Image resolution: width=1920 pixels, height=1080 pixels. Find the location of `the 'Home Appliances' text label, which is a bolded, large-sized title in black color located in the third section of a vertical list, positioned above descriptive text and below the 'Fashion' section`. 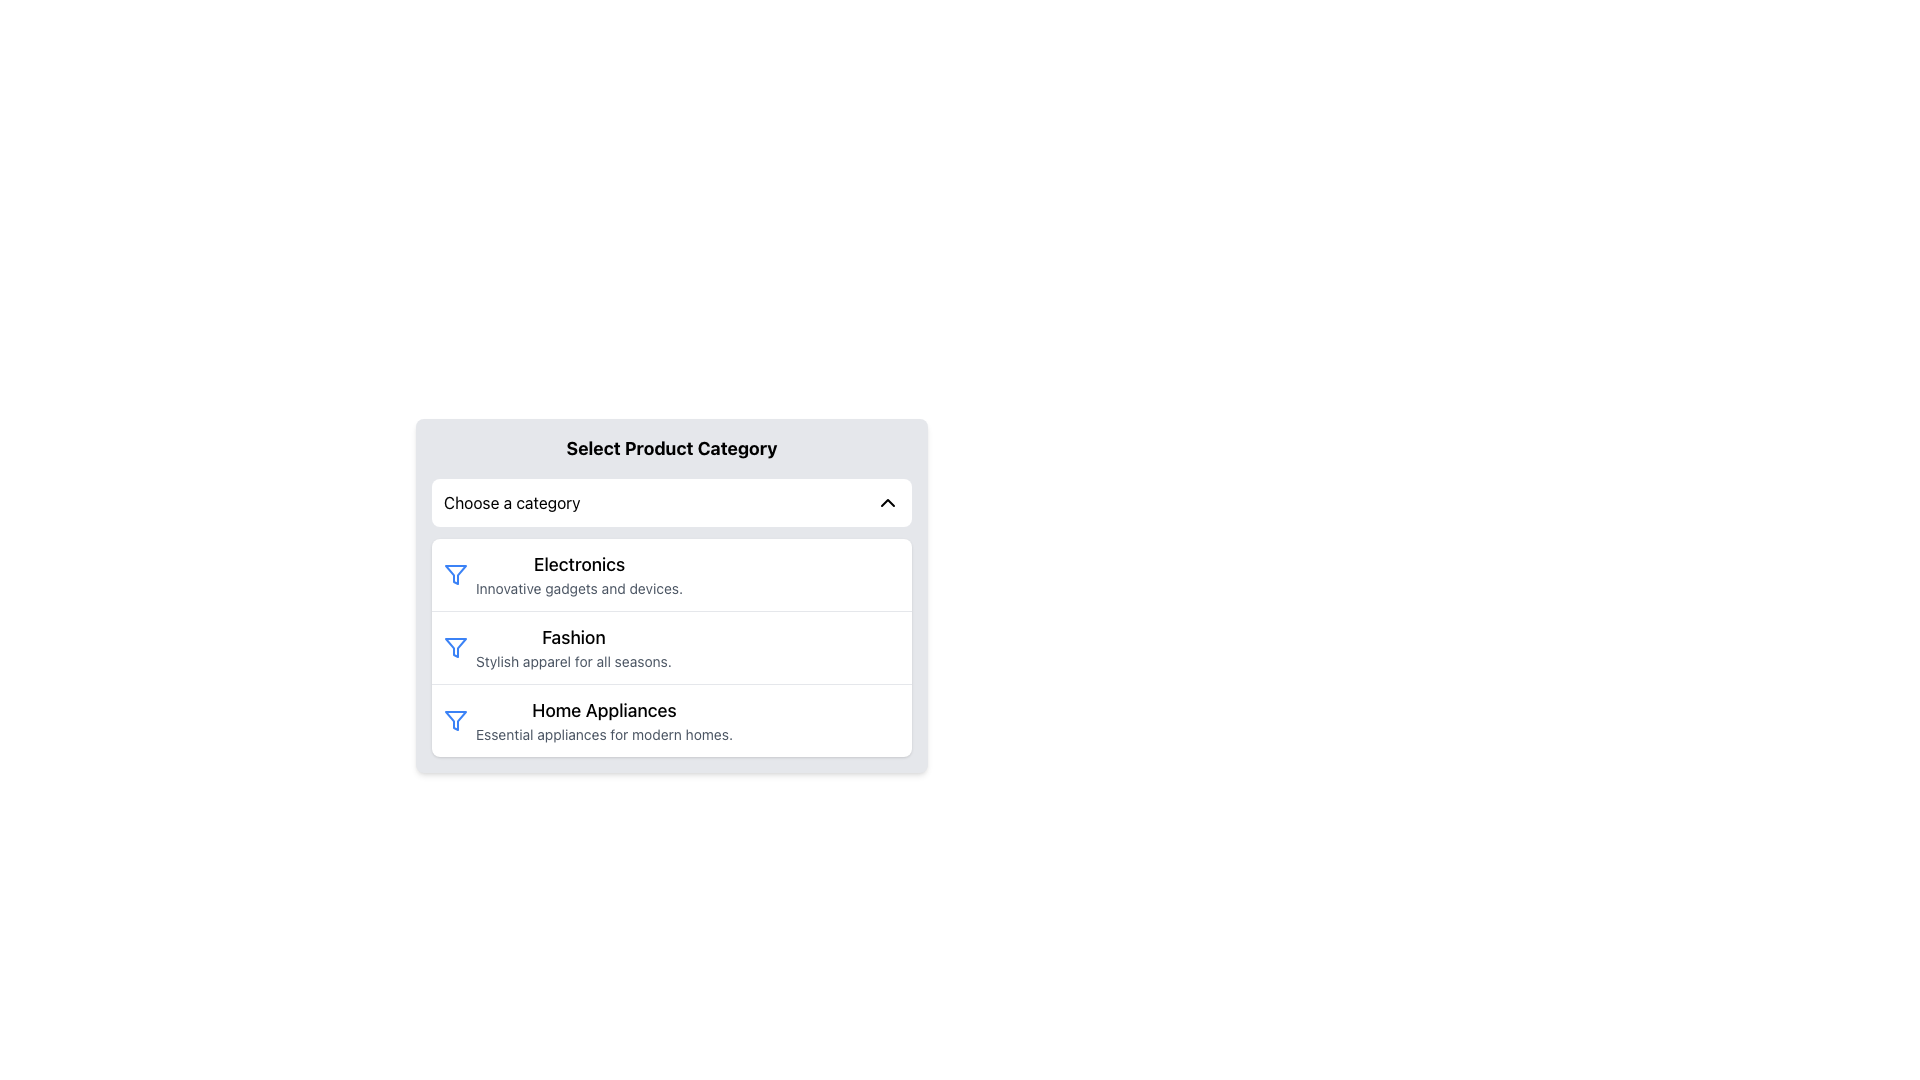

the 'Home Appliances' text label, which is a bolded, large-sized title in black color located in the third section of a vertical list, positioned above descriptive text and below the 'Fashion' section is located at coordinates (603, 709).